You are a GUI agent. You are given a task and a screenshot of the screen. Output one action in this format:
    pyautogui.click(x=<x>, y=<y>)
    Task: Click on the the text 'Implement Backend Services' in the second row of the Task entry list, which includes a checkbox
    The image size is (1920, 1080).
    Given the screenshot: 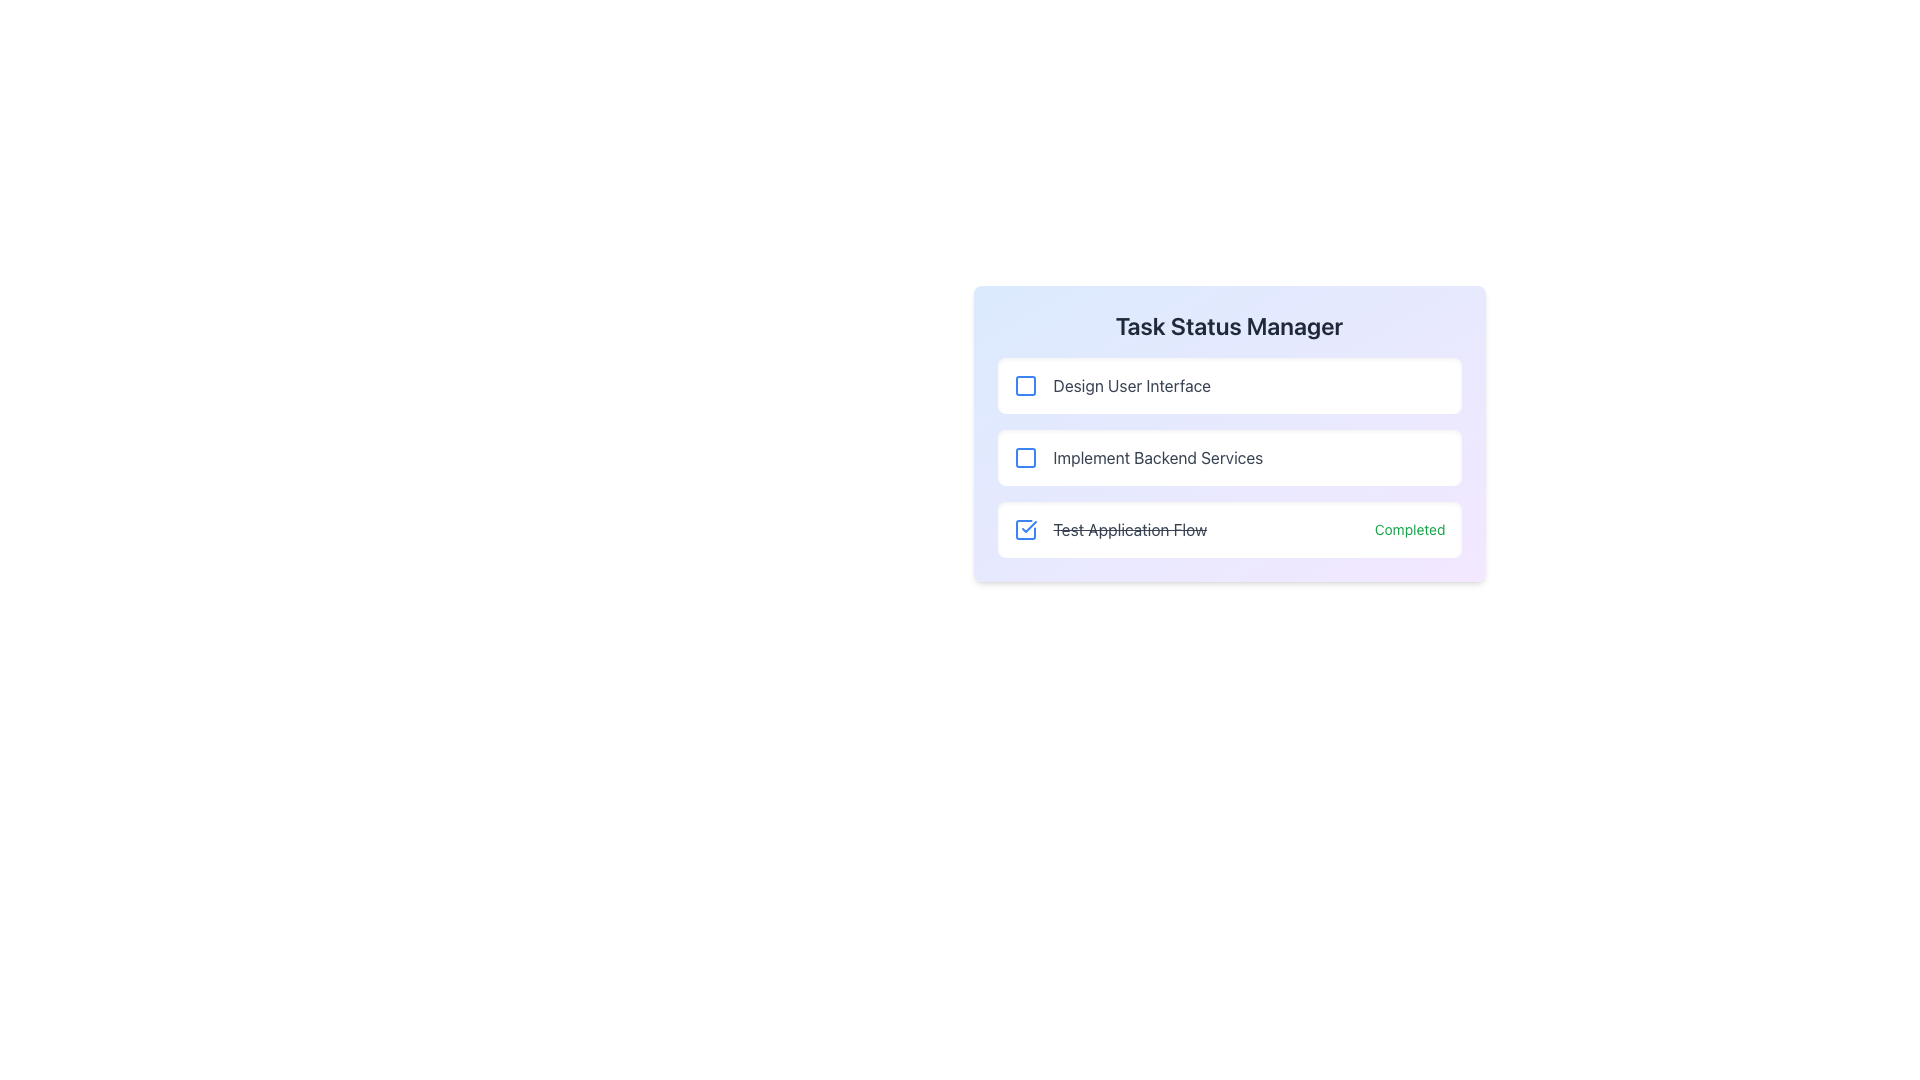 What is the action you would take?
    pyautogui.click(x=1228, y=458)
    